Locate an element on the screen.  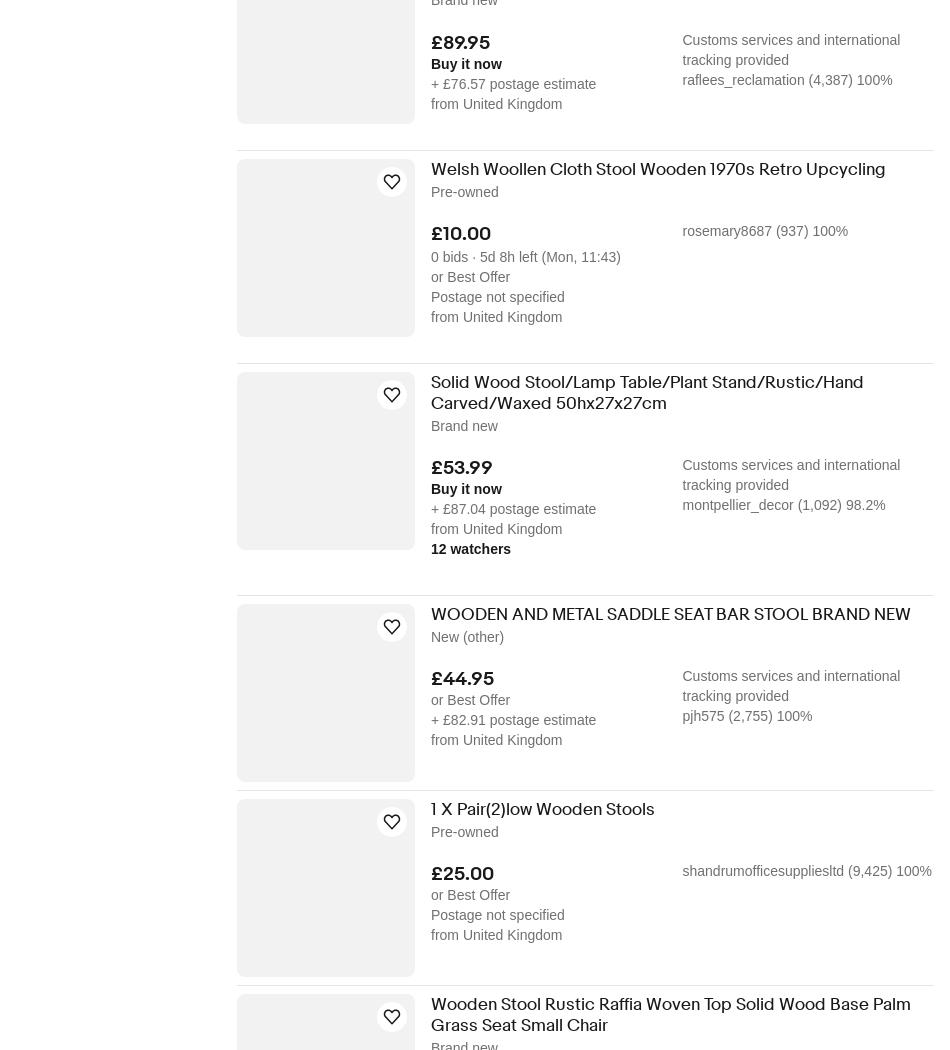
'rosemary8687 (937) 100%' is located at coordinates (764, 229).